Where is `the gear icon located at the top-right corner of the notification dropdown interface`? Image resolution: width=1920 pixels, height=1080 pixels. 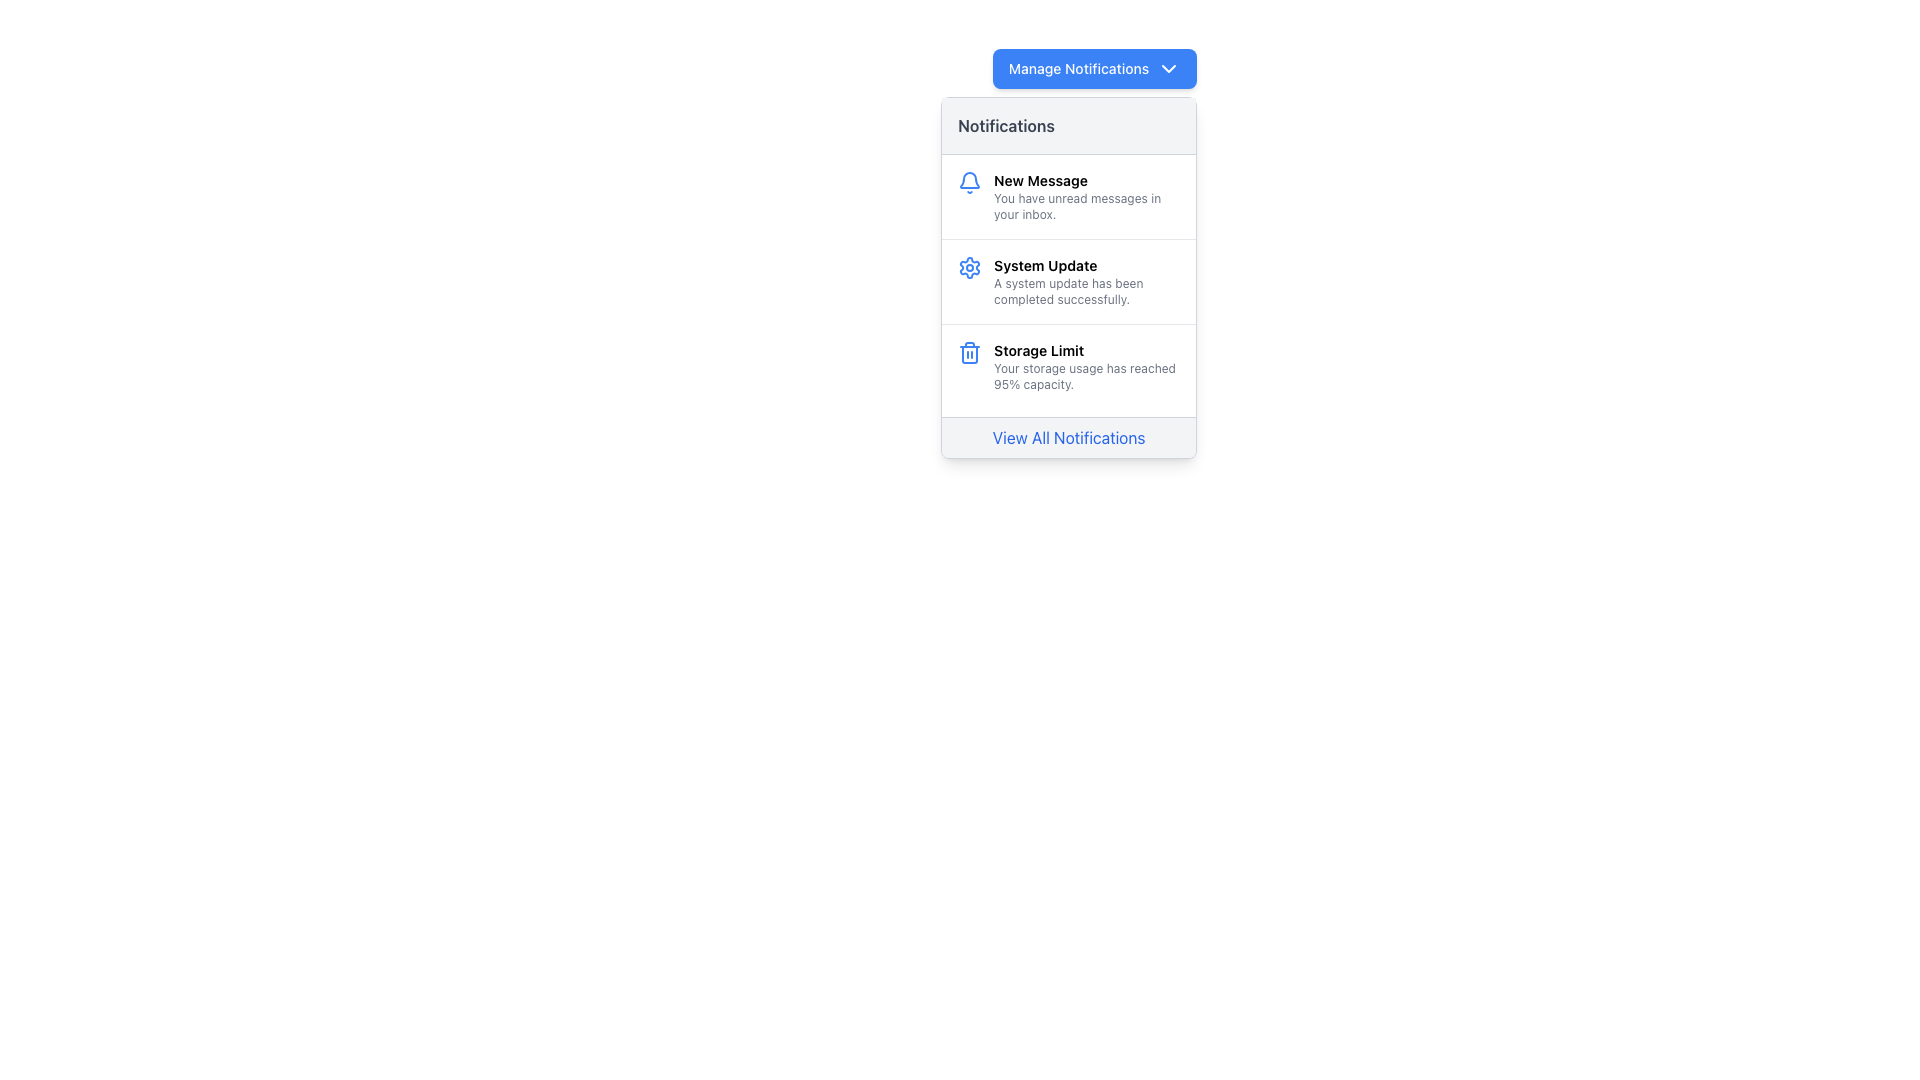
the gear icon located at the top-right corner of the notification dropdown interface is located at coordinates (969, 266).